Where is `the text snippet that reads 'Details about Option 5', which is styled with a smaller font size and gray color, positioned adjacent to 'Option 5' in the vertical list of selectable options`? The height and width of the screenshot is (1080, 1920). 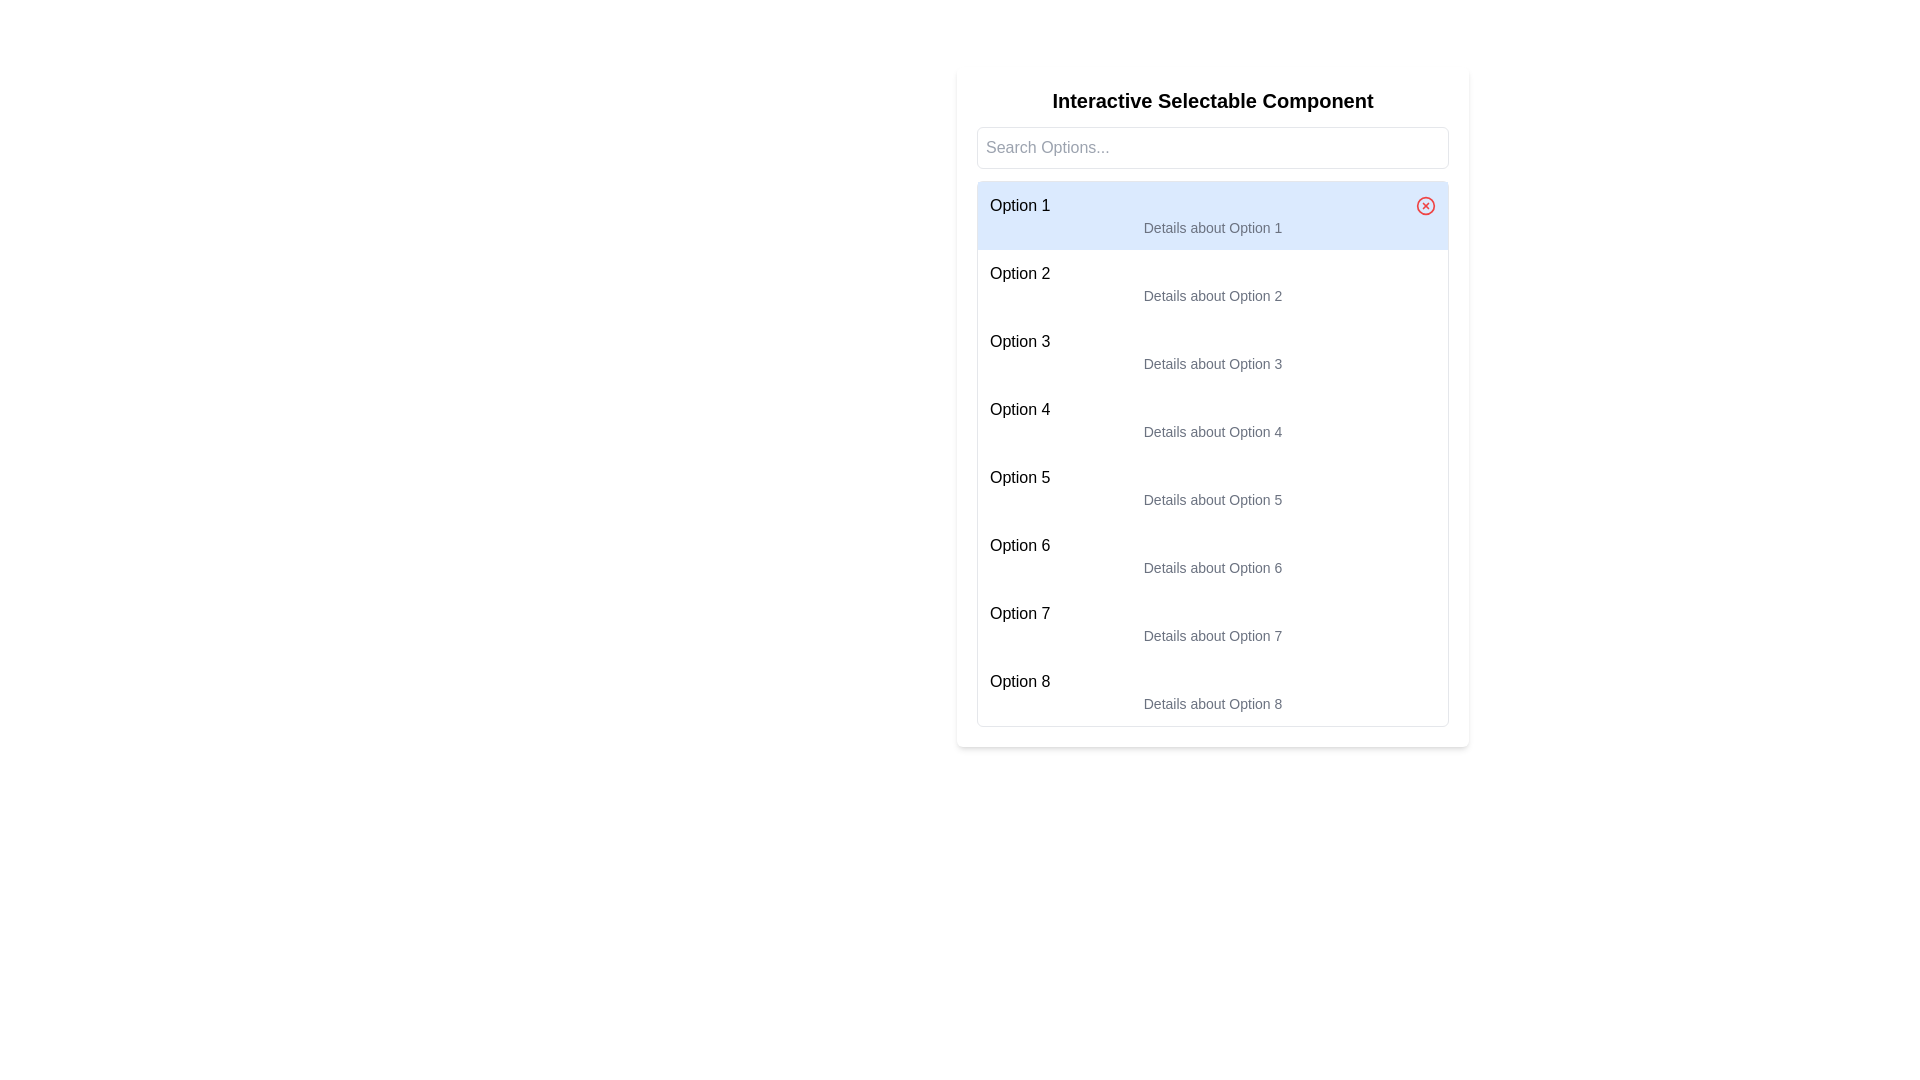
the text snippet that reads 'Details about Option 5', which is styled with a smaller font size and gray color, positioned adjacent to 'Option 5' in the vertical list of selectable options is located at coordinates (1212, 499).